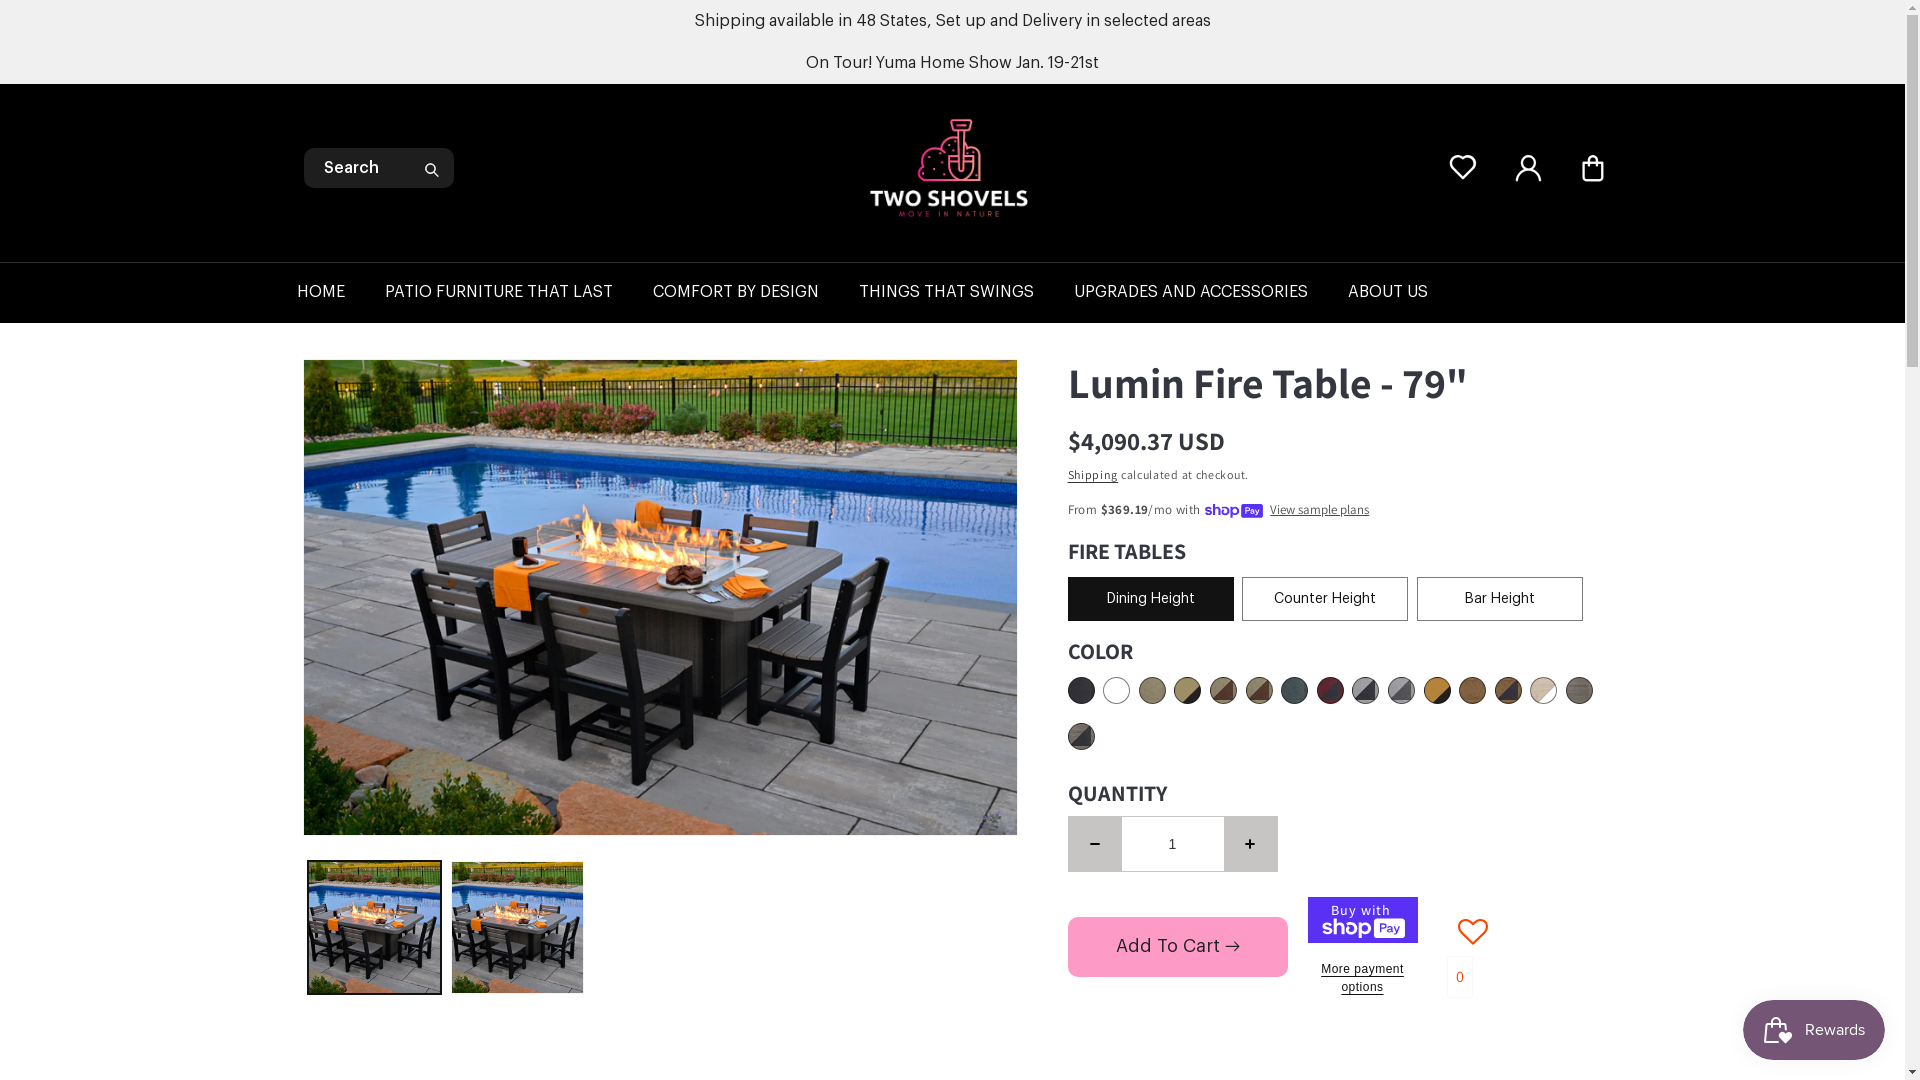 The width and height of the screenshot is (1920, 1080). Describe the element at coordinates (340, 292) in the screenshot. I see `'HOME'` at that location.